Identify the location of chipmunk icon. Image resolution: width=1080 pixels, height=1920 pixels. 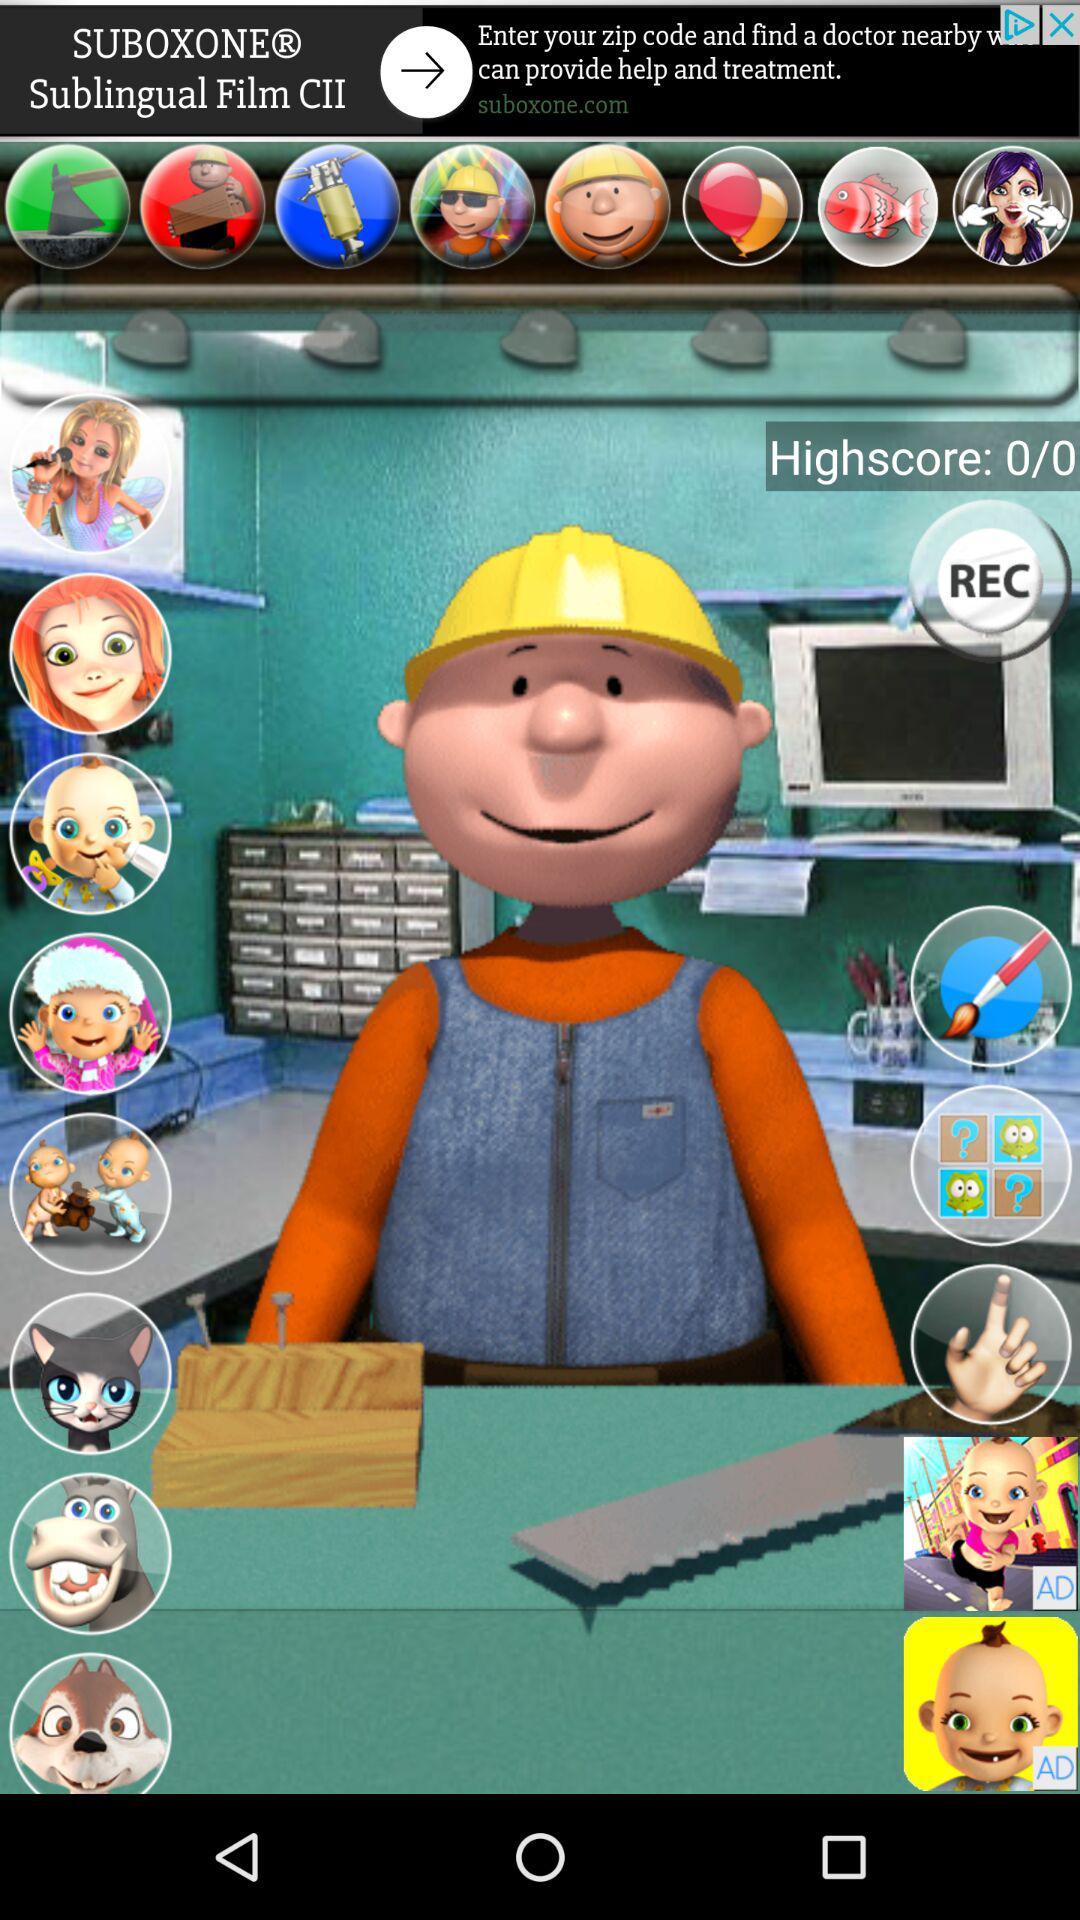
(88, 1717).